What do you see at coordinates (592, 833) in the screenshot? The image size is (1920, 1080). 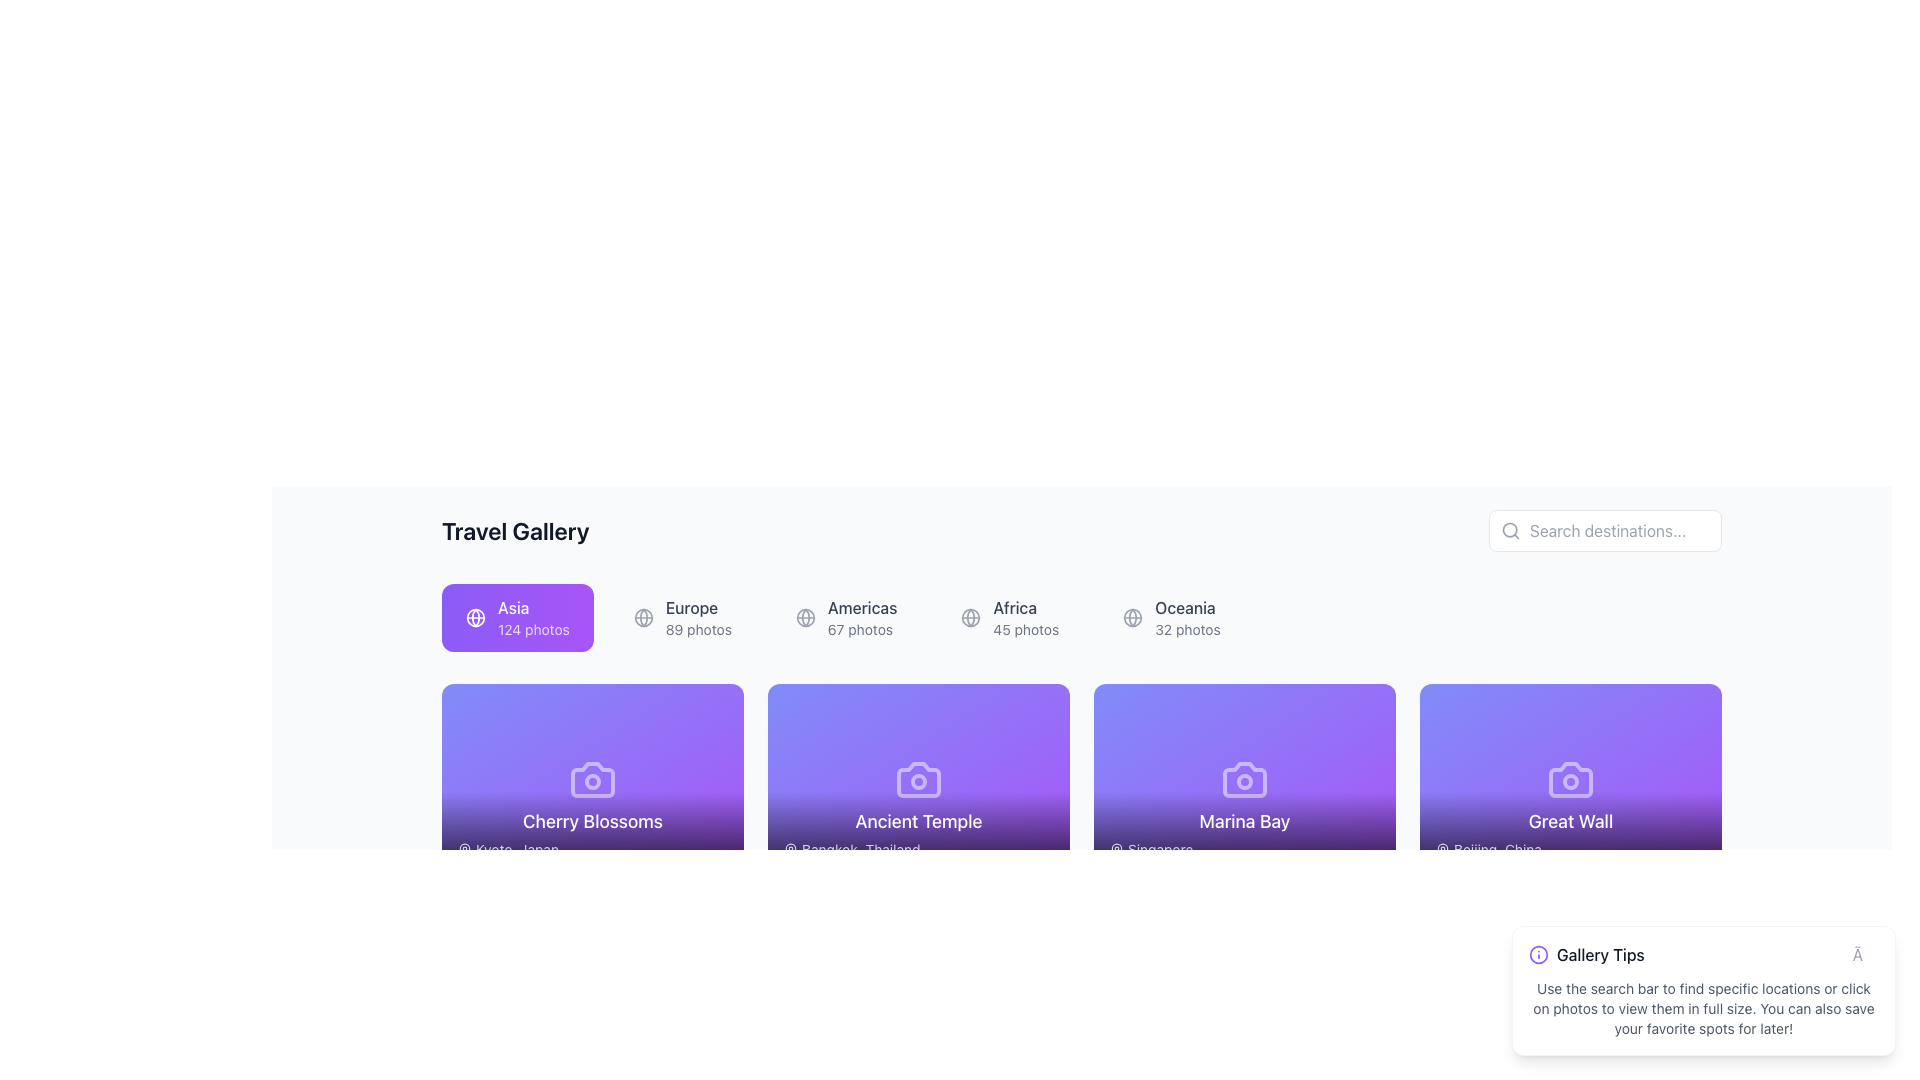 I see `the Informational Label displaying 'Cherry Blossoms' and 'Kyoto, Japan', which is located in the first card of the second row in the gallery` at bounding box center [592, 833].